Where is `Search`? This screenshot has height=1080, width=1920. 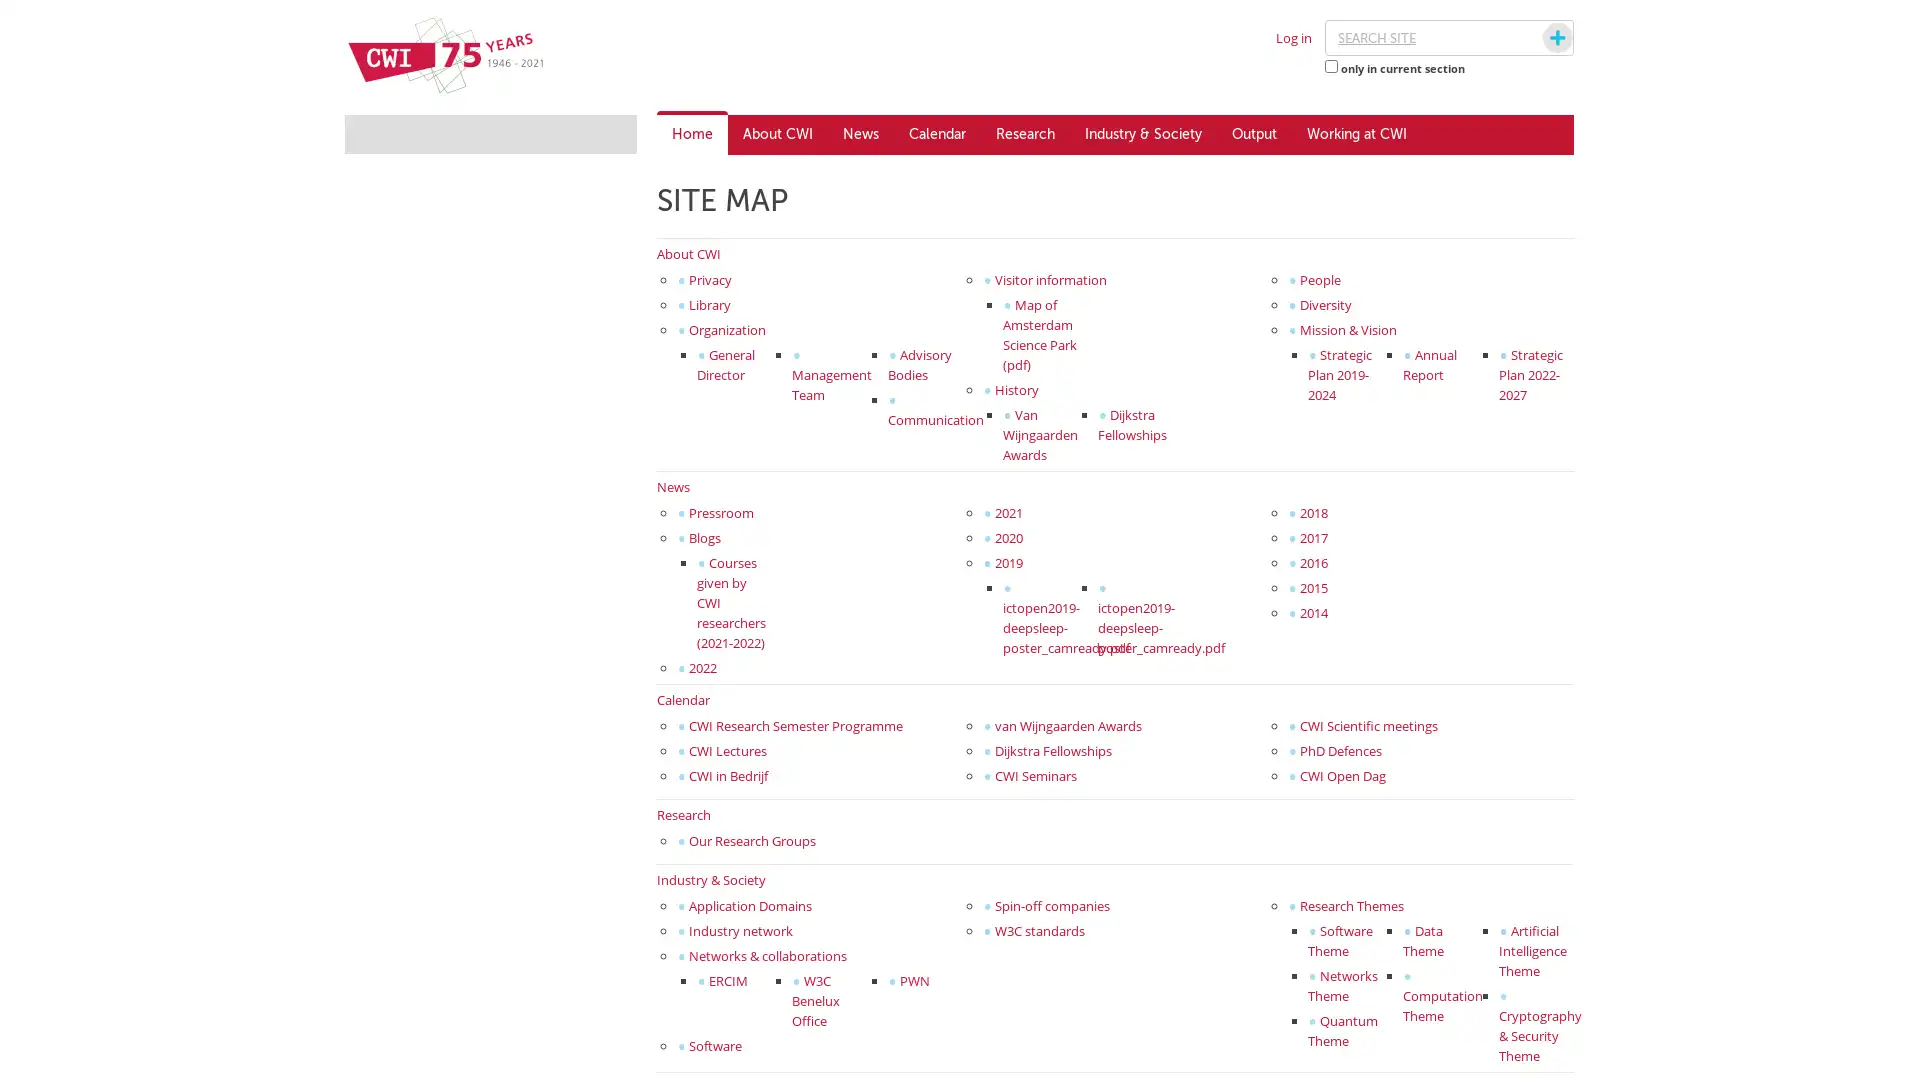 Search is located at coordinates (1538, 38).